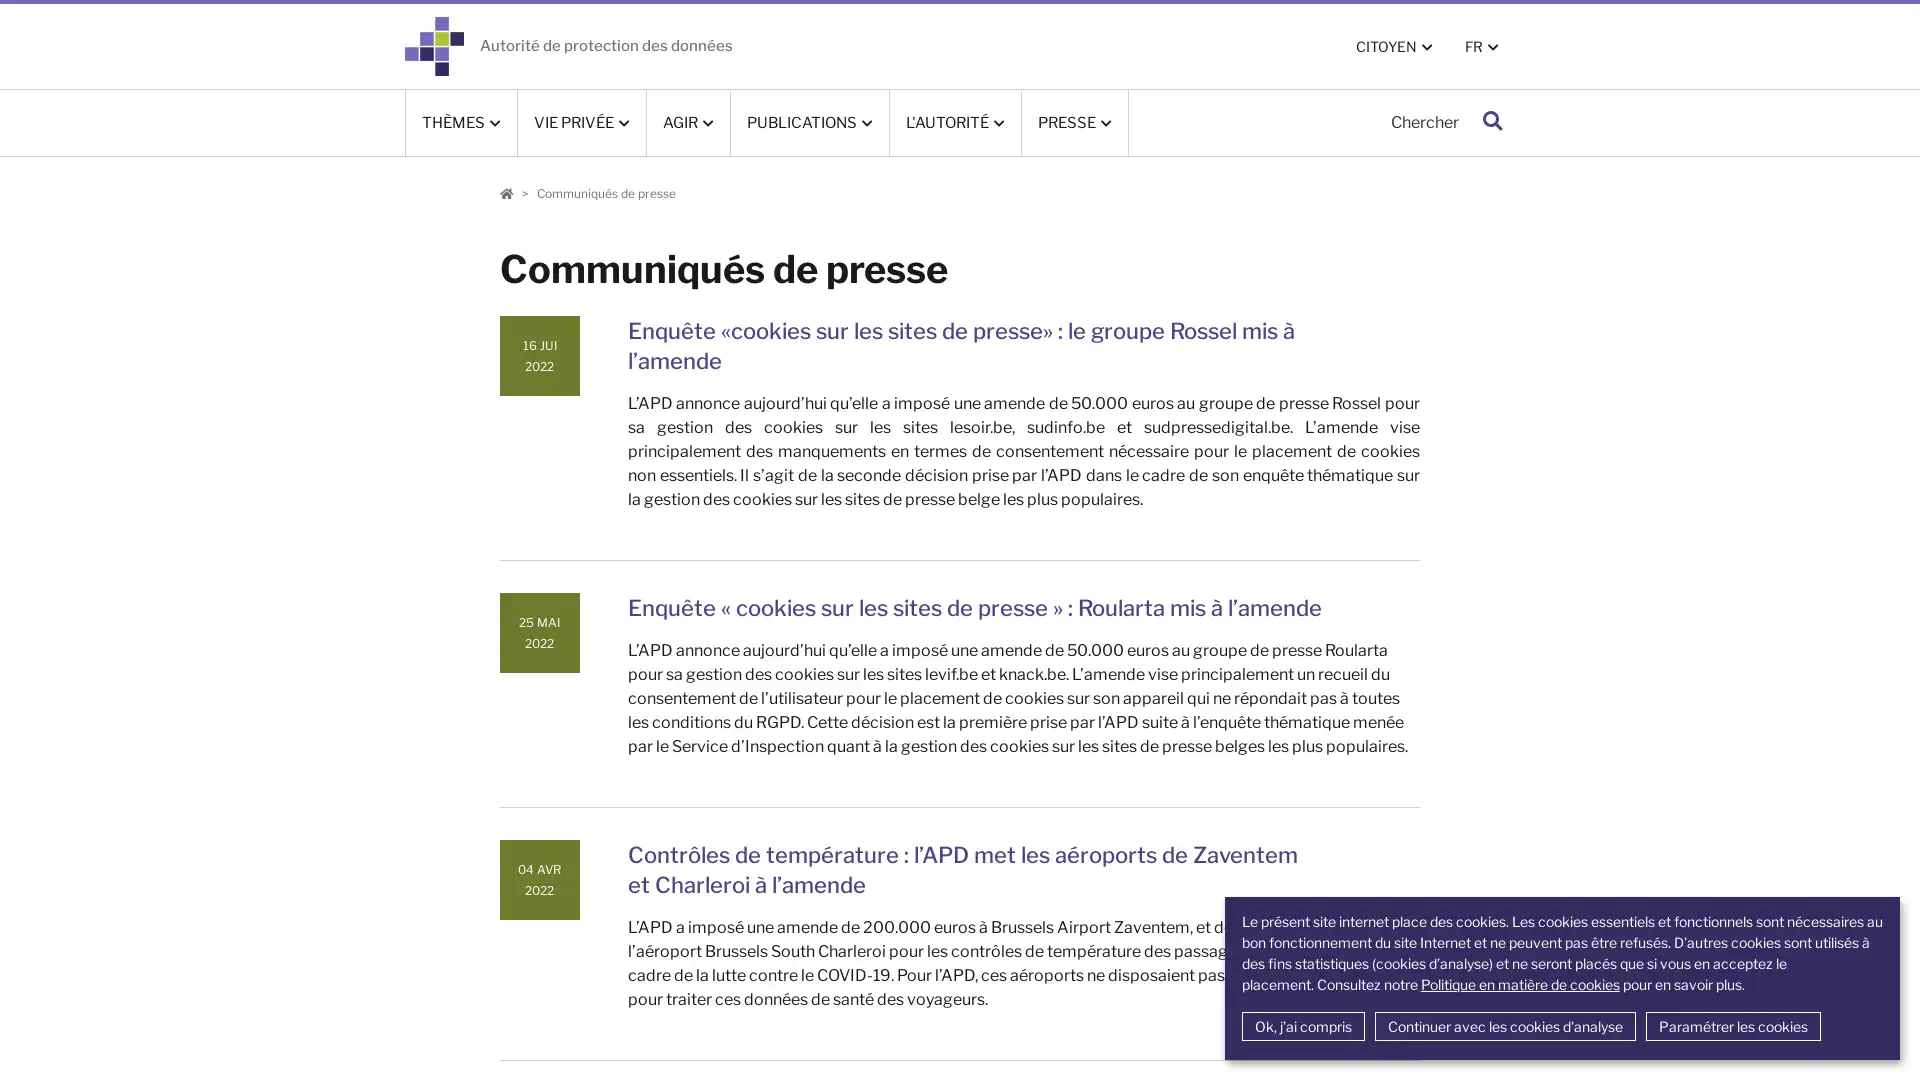 The width and height of the screenshot is (1920, 1080). I want to click on Continuer avec les cookies d'analyse, so click(1504, 1026).